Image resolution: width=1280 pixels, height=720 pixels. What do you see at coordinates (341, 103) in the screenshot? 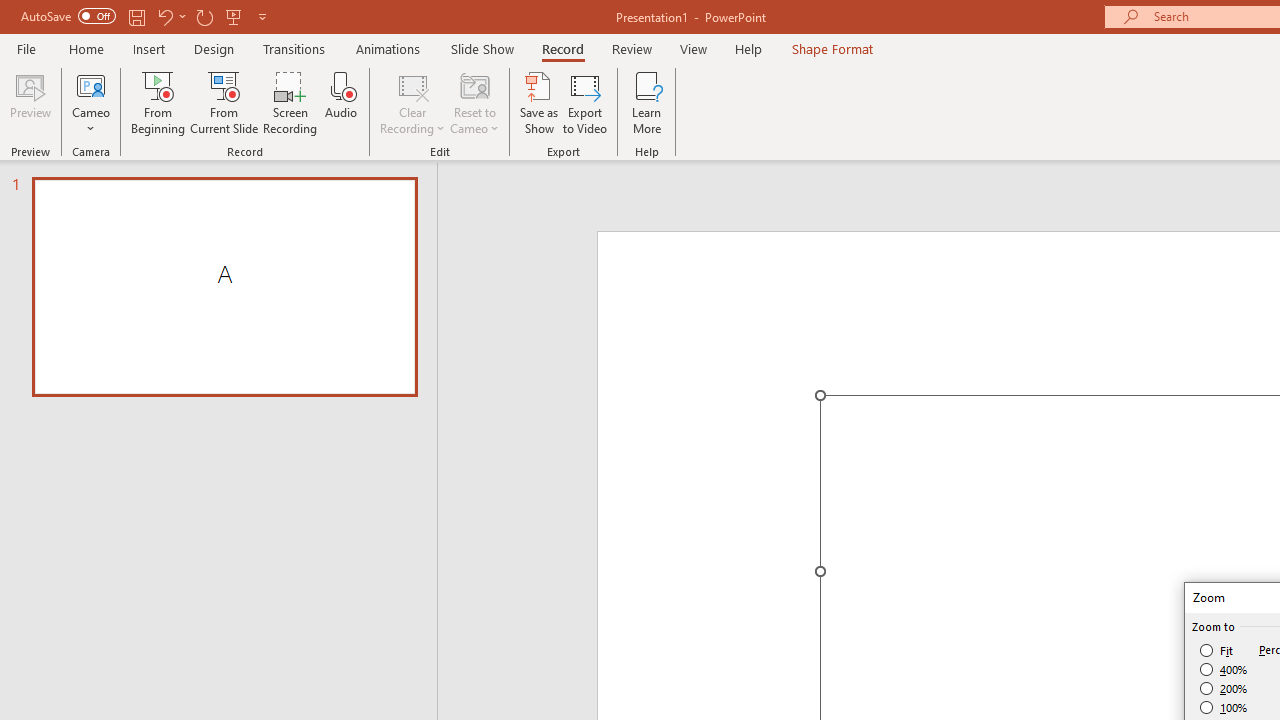
I see `'Audio'` at bounding box center [341, 103].